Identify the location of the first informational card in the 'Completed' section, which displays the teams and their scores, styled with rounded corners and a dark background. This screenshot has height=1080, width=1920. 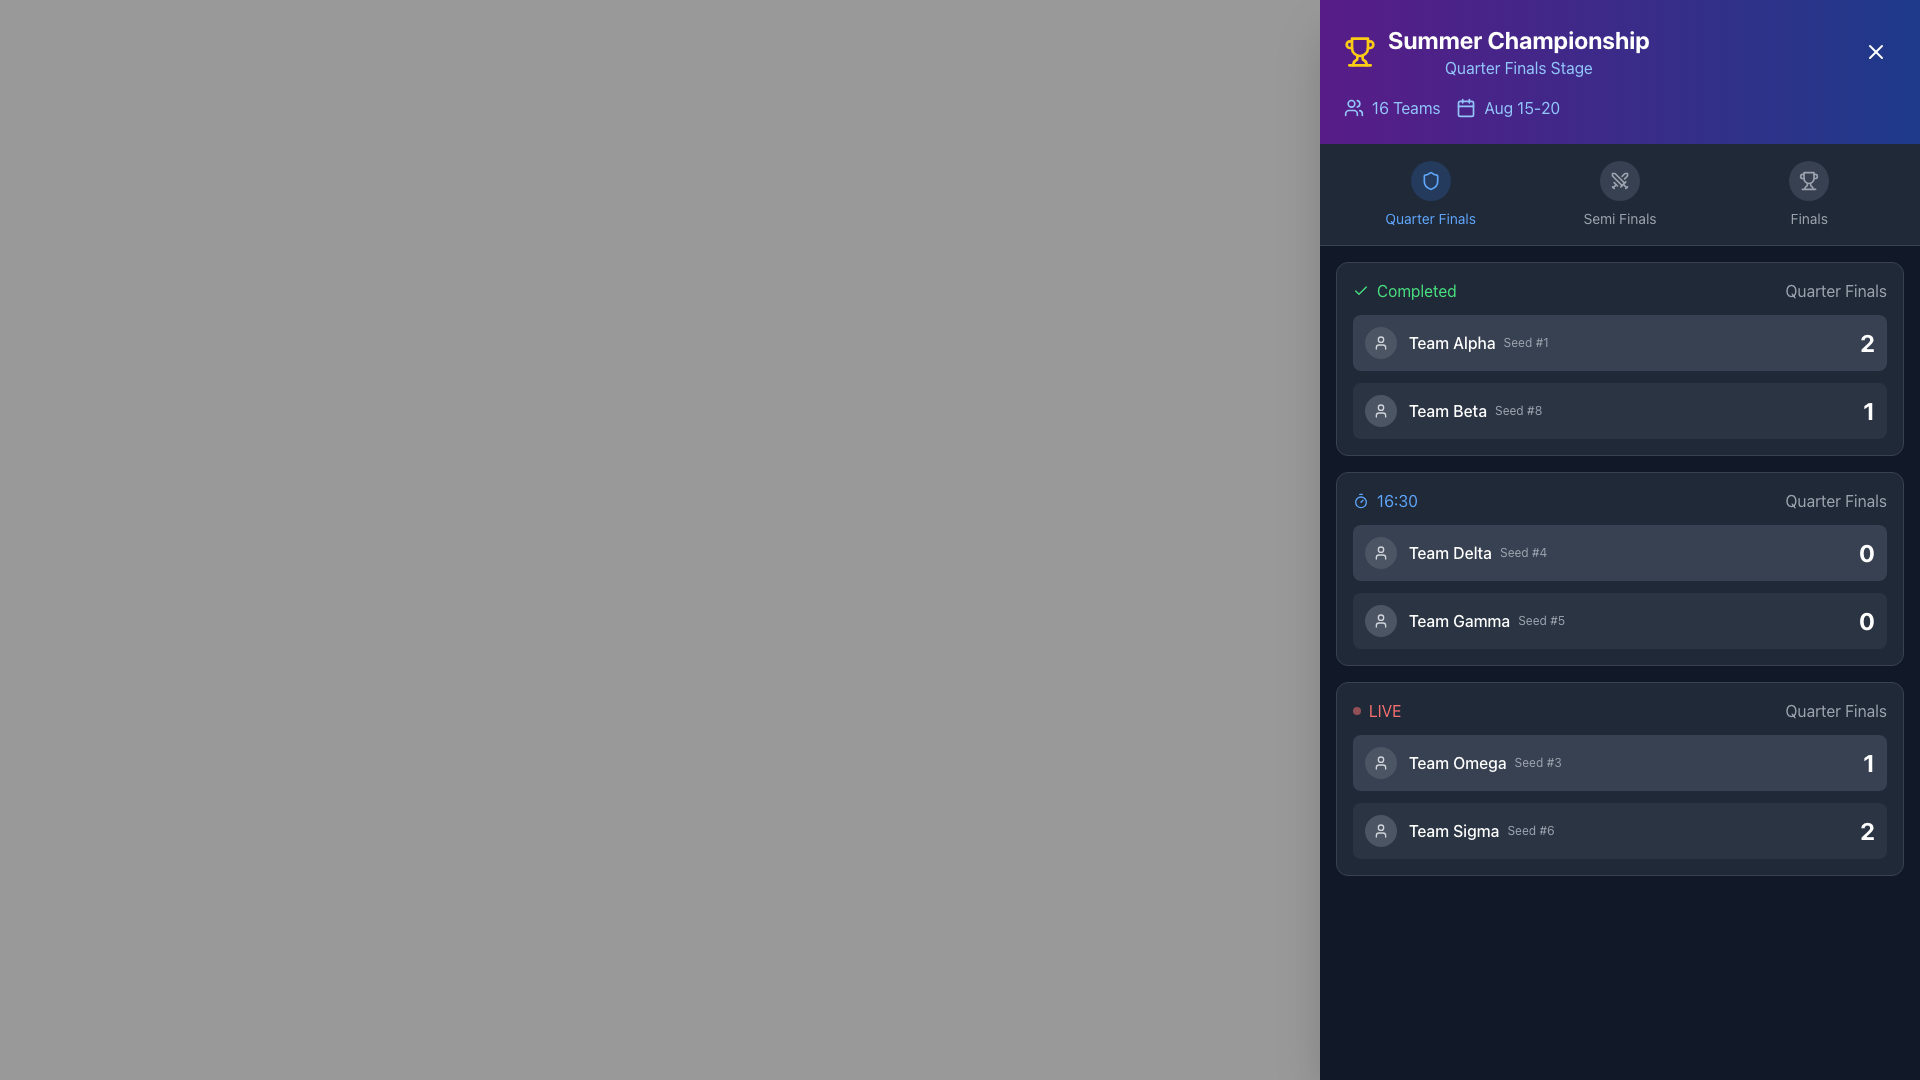
(1620, 357).